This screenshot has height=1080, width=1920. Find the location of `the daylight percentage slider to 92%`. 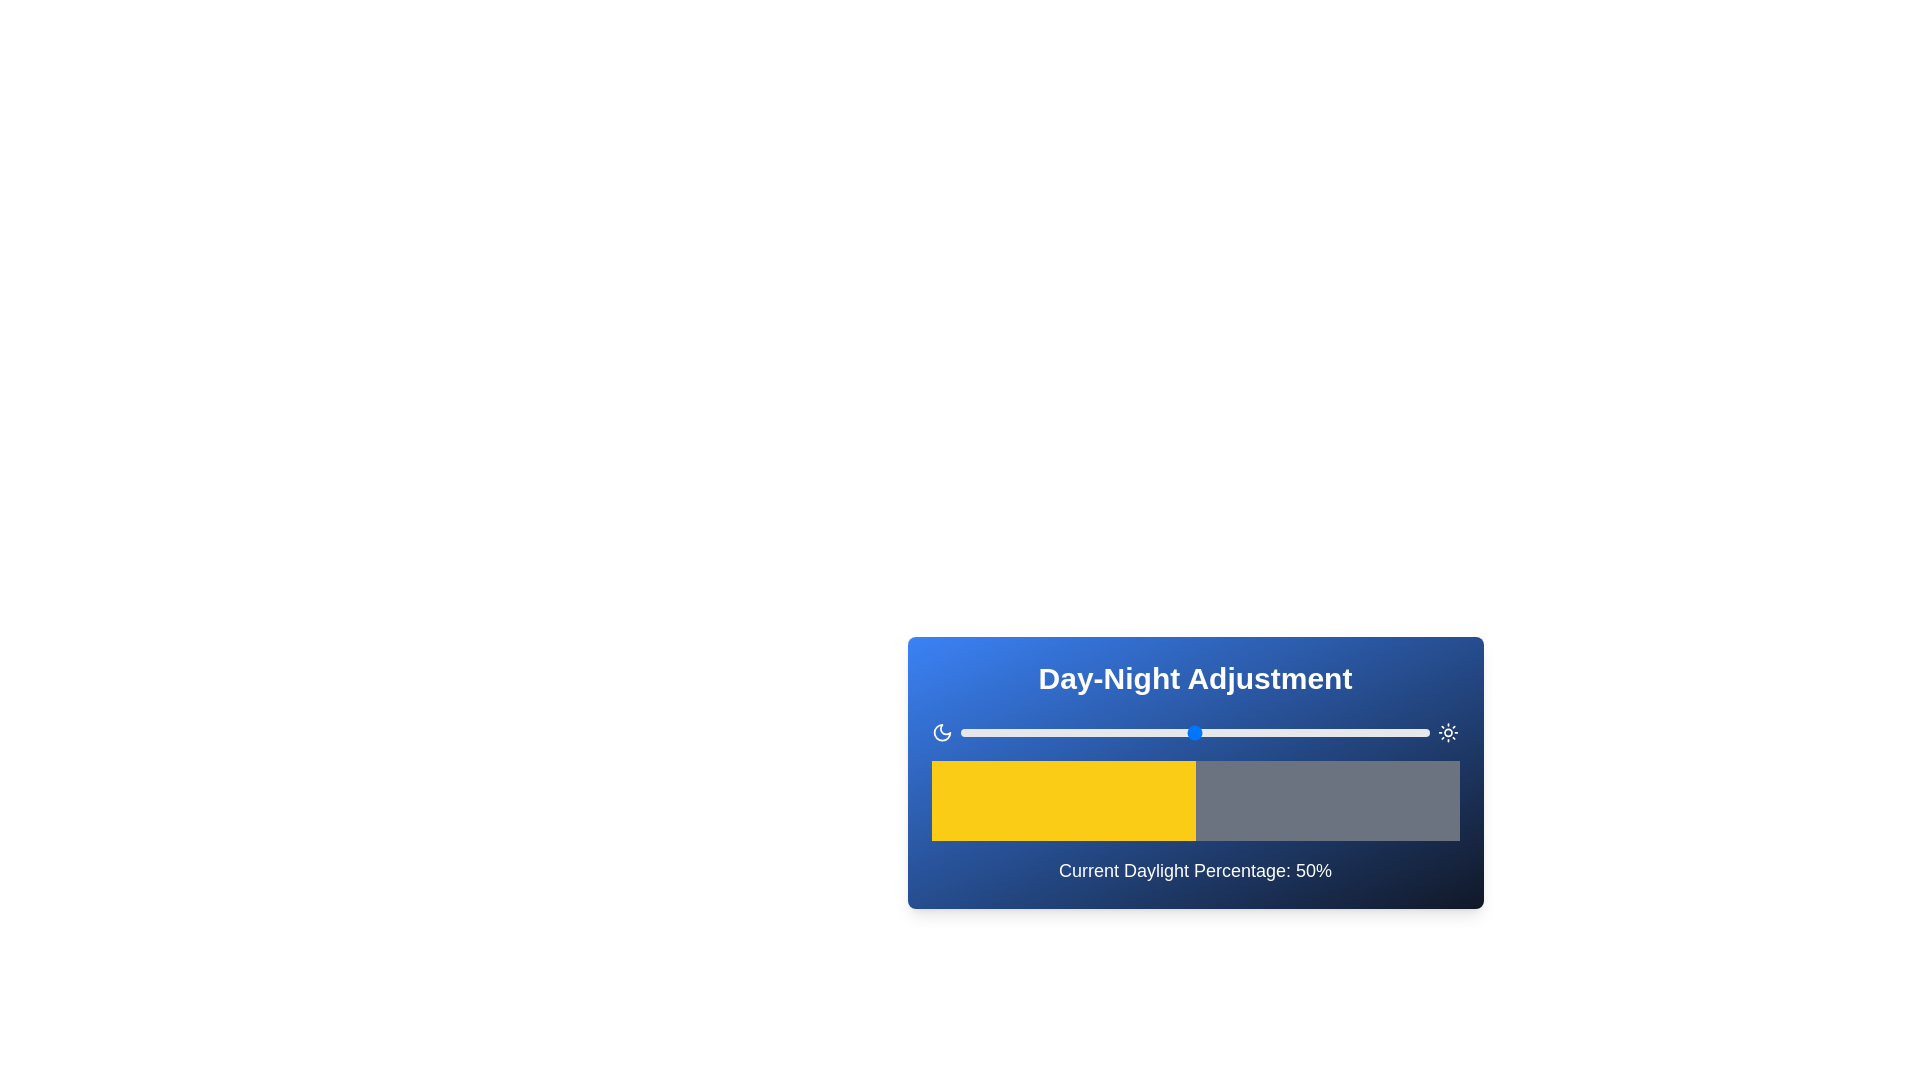

the daylight percentage slider to 92% is located at coordinates (1391, 732).